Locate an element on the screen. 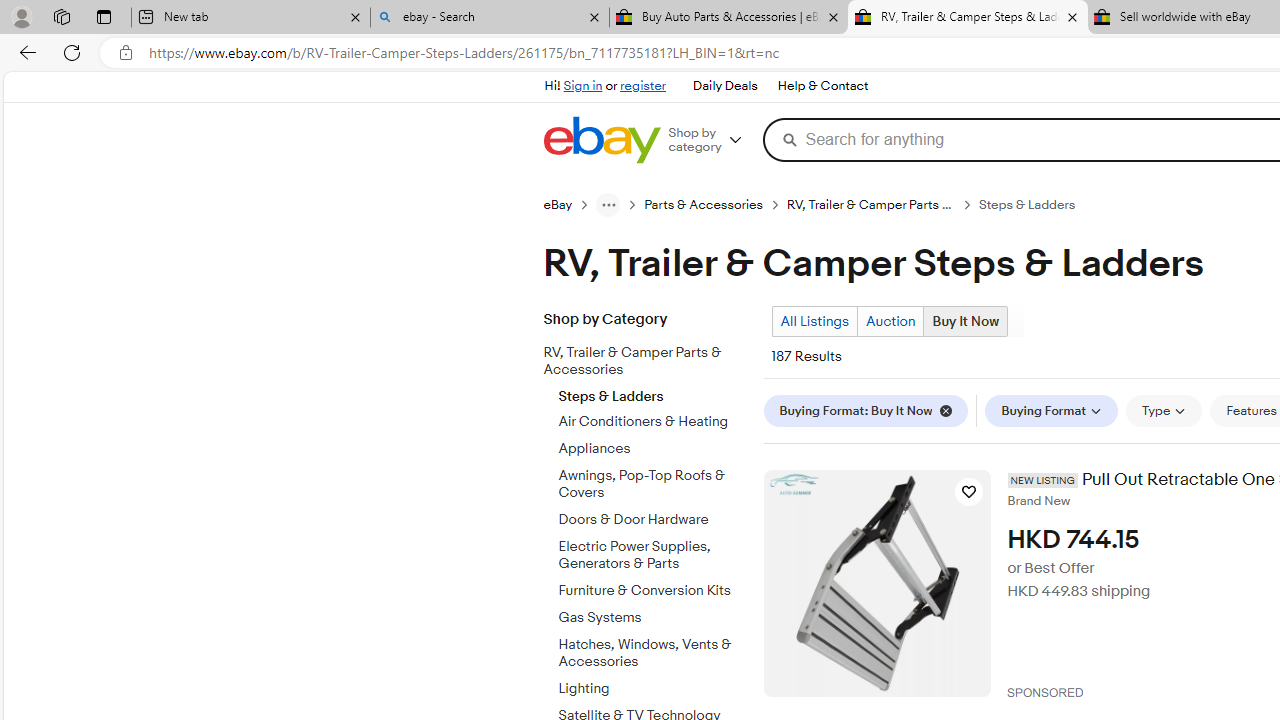  'Sign in' is located at coordinates (582, 85).